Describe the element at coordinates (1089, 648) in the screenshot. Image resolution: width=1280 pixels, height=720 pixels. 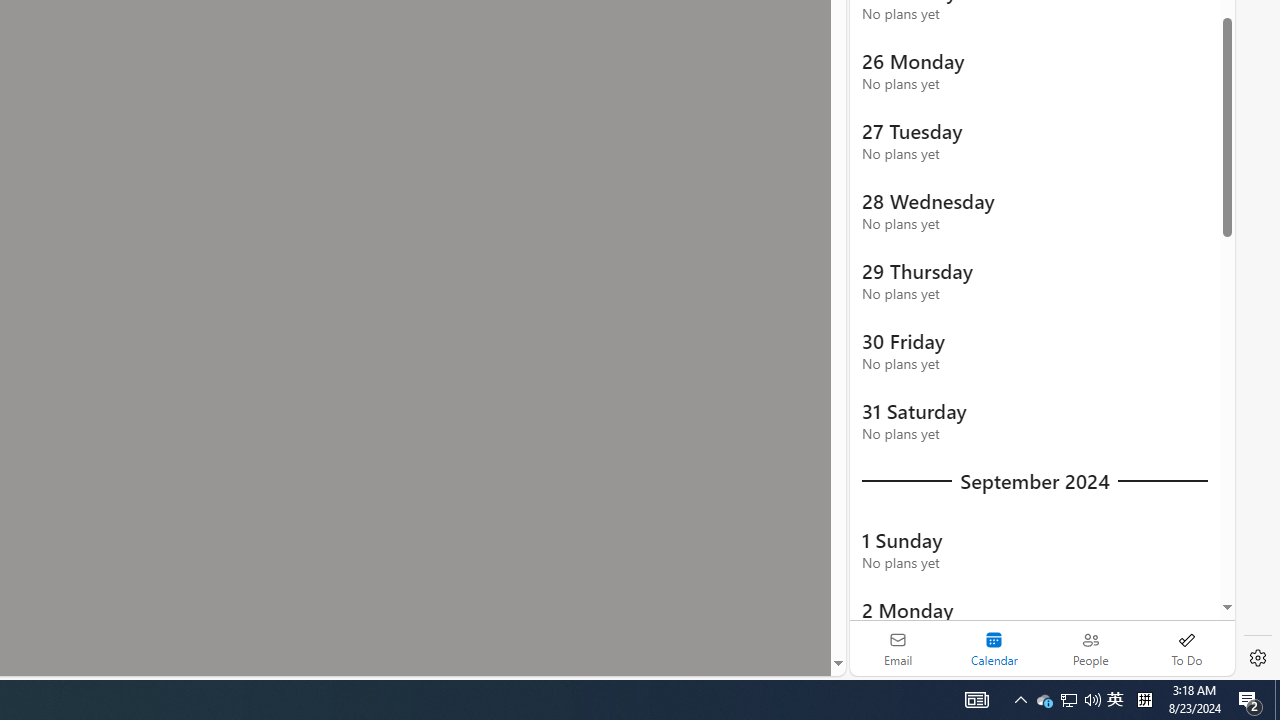
I see `'People'` at that location.